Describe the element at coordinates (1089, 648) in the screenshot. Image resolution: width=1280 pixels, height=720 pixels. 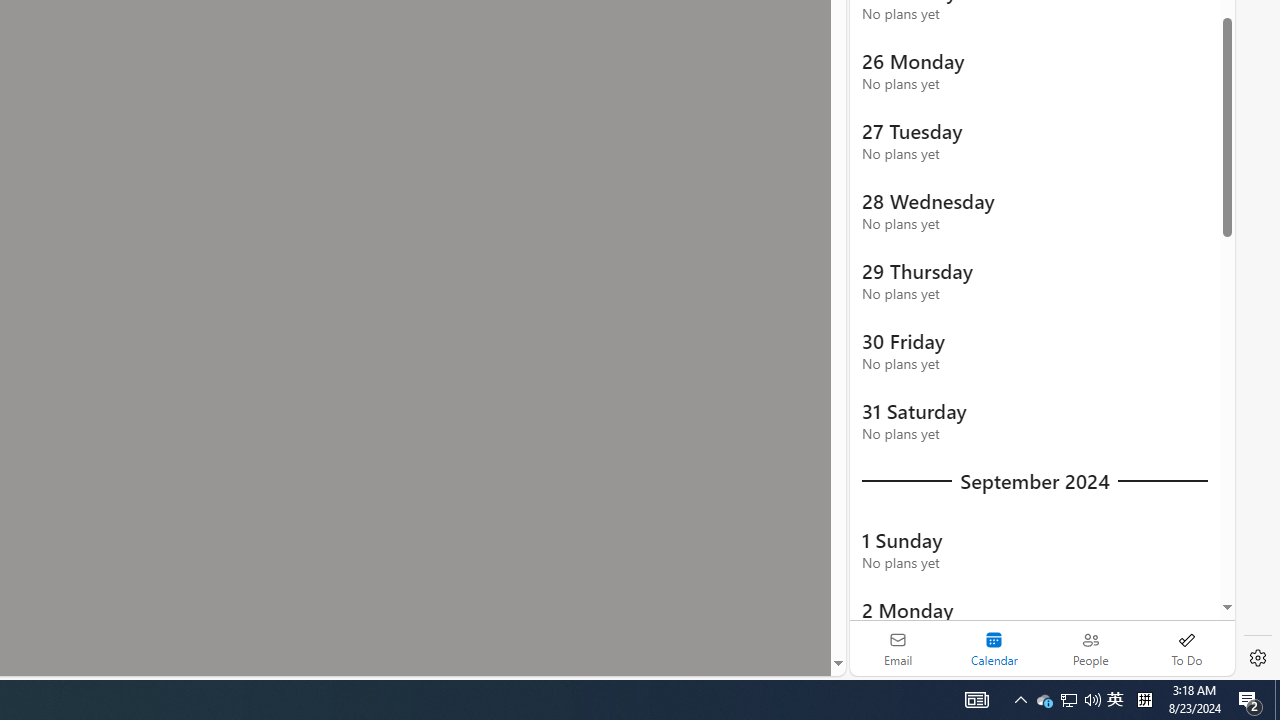
I see `'People'` at that location.